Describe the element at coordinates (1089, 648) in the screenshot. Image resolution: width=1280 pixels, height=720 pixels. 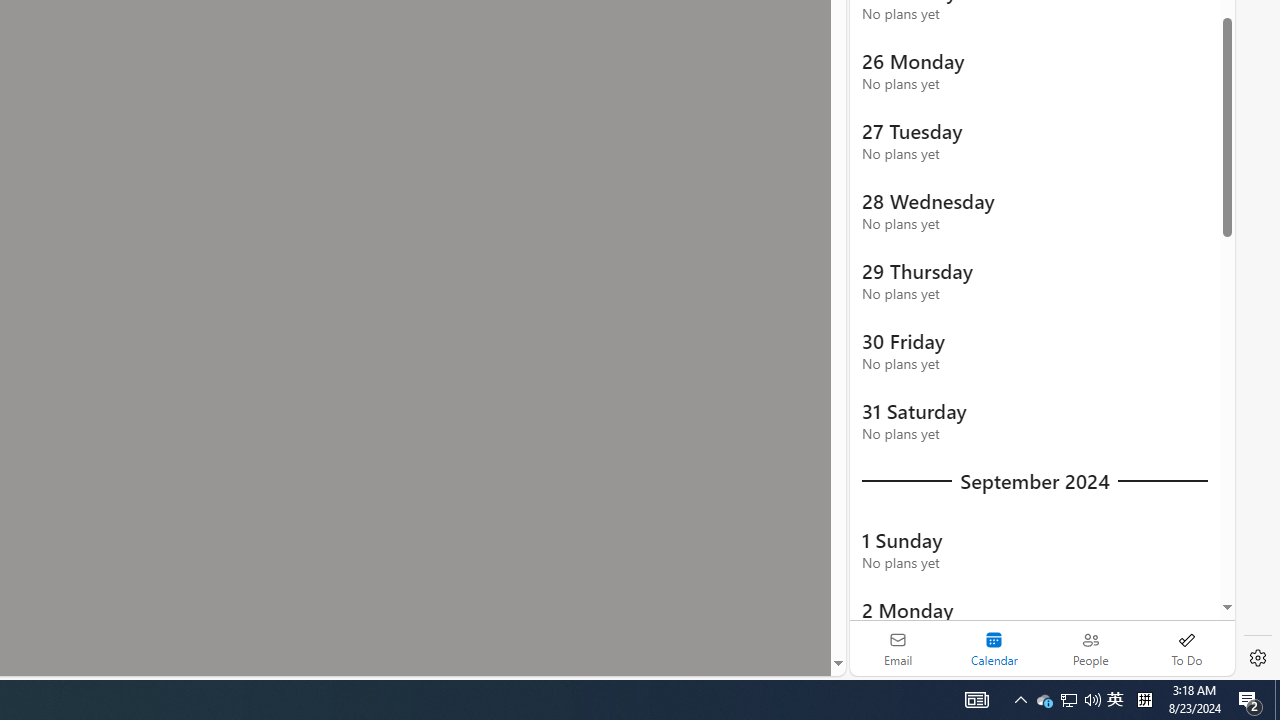
I see `'People'` at that location.